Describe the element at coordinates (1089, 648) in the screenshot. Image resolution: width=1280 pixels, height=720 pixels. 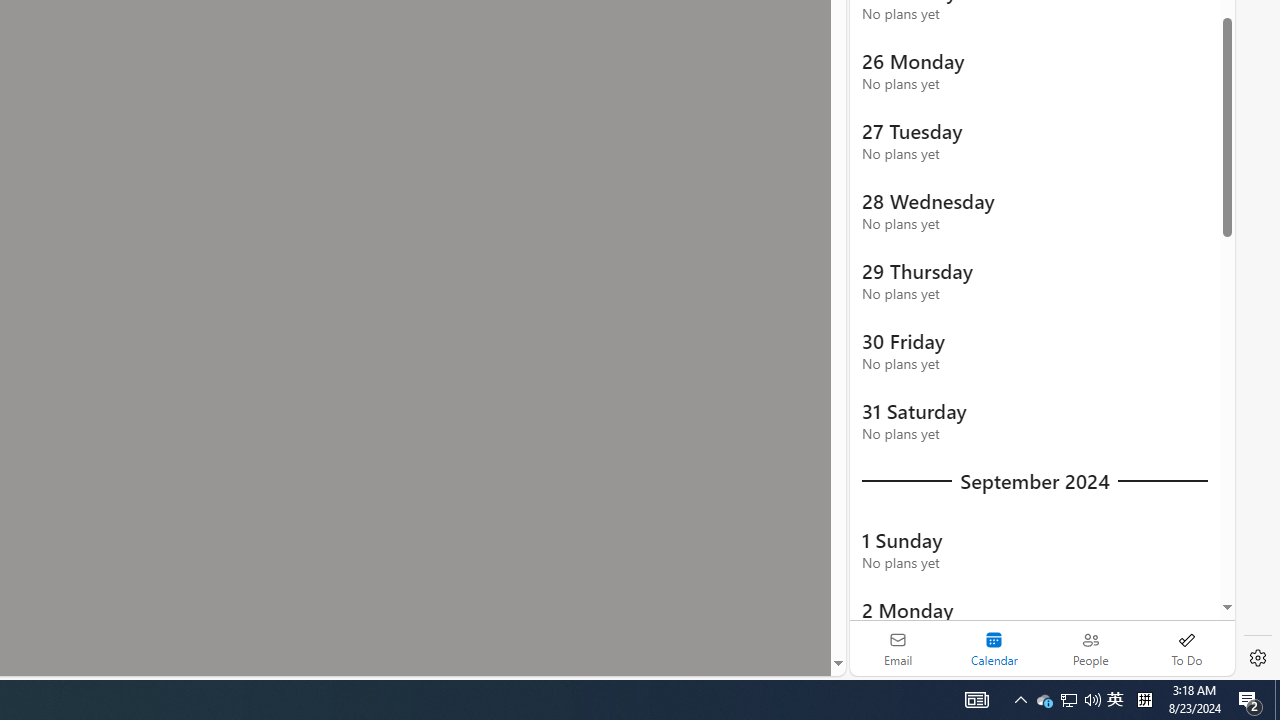
I see `'People'` at that location.